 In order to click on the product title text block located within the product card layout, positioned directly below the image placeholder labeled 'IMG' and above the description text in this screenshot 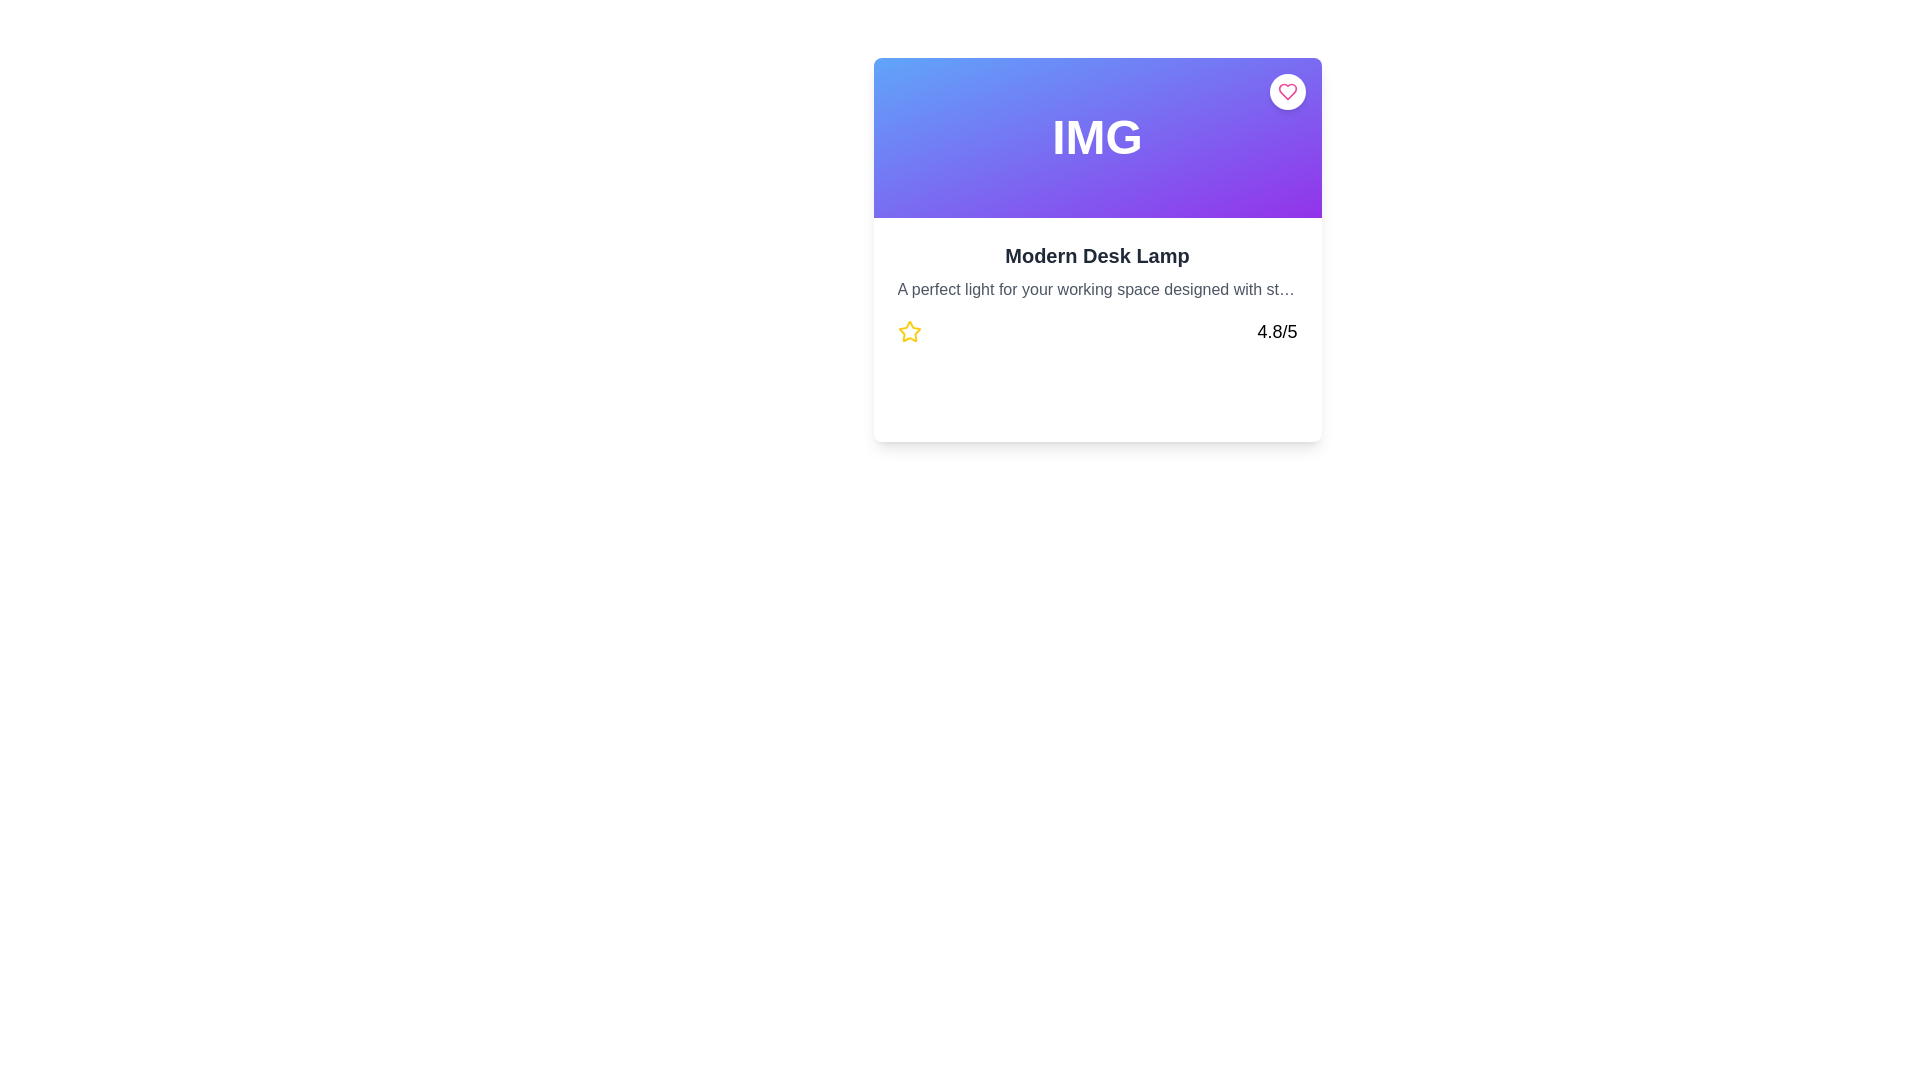, I will do `click(1096, 254)`.